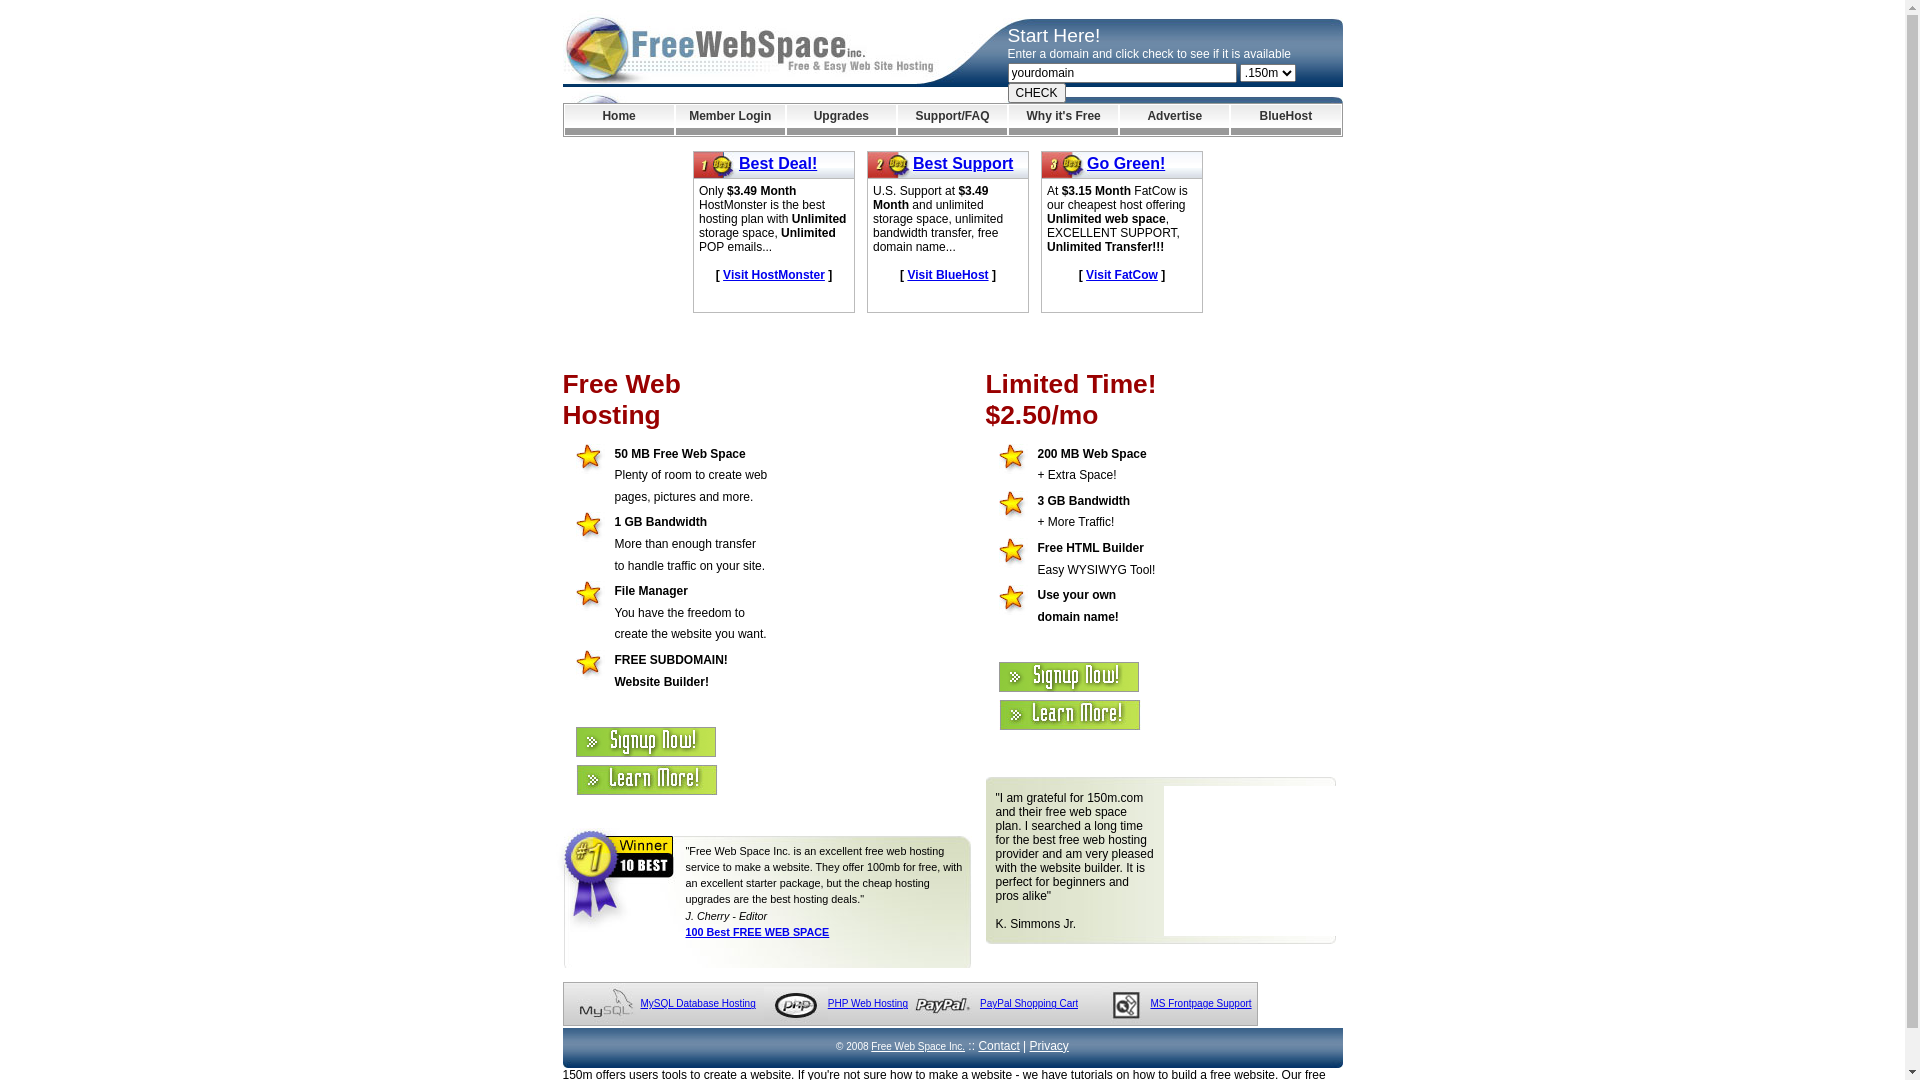  I want to click on 'MS Frontpage Support', so click(1150, 1003).